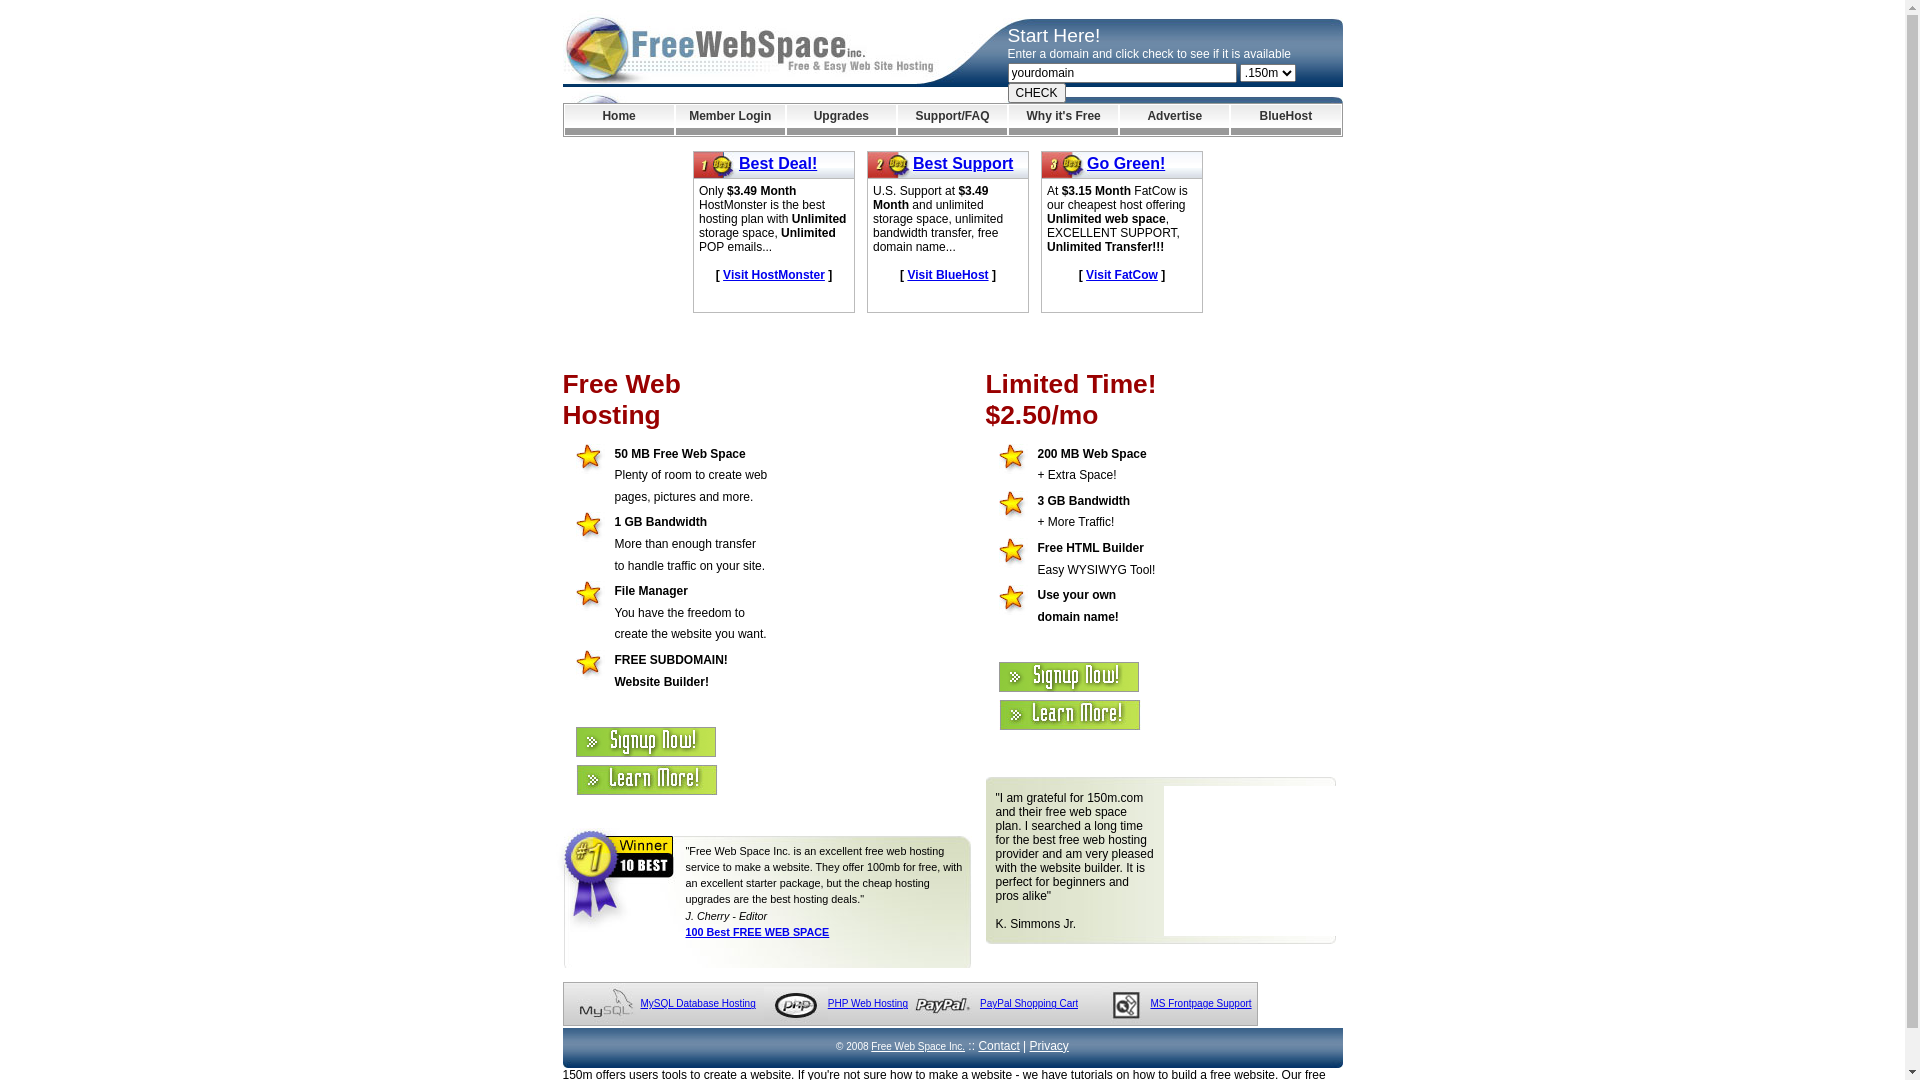  I want to click on 'MS Frontpage Support', so click(1150, 1003).